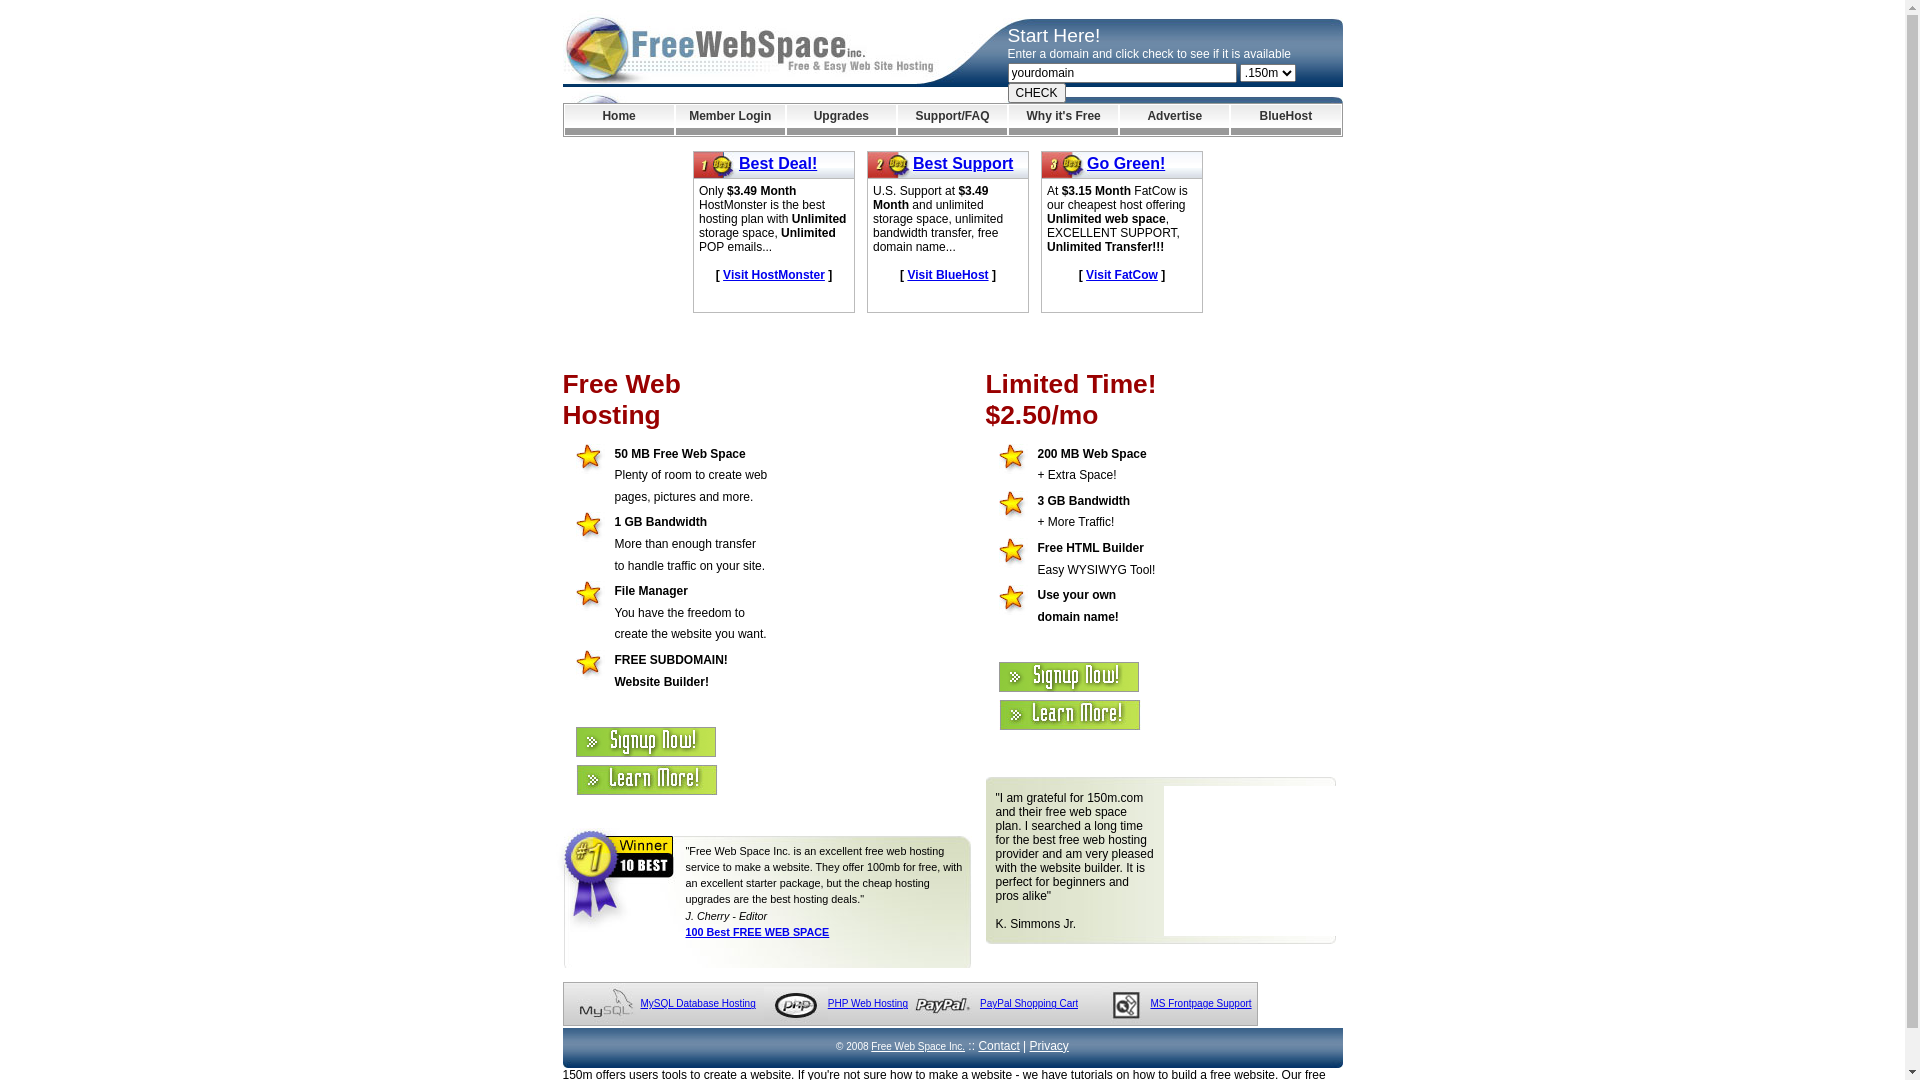  I want to click on 'MS Frontpage Support', so click(1150, 1003).